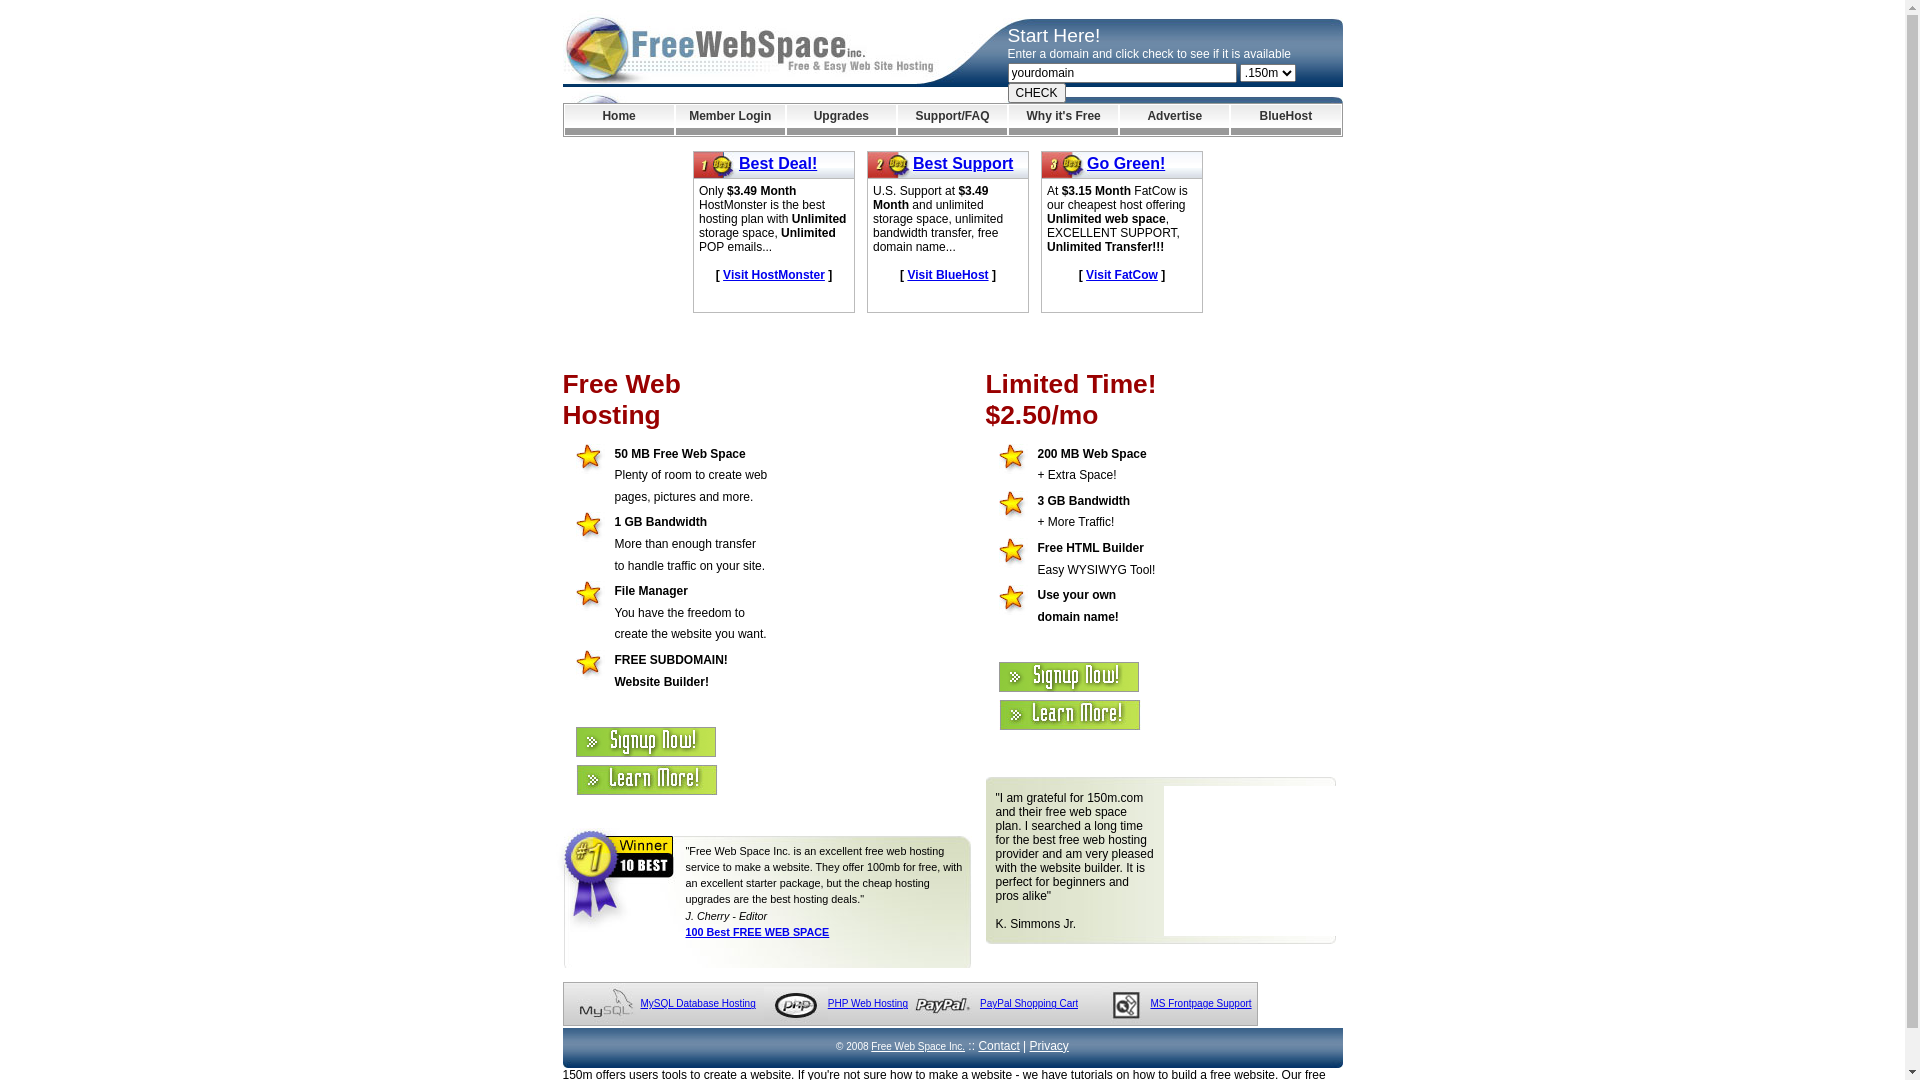  I want to click on 'MS Frontpage Support', so click(1150, 1003).